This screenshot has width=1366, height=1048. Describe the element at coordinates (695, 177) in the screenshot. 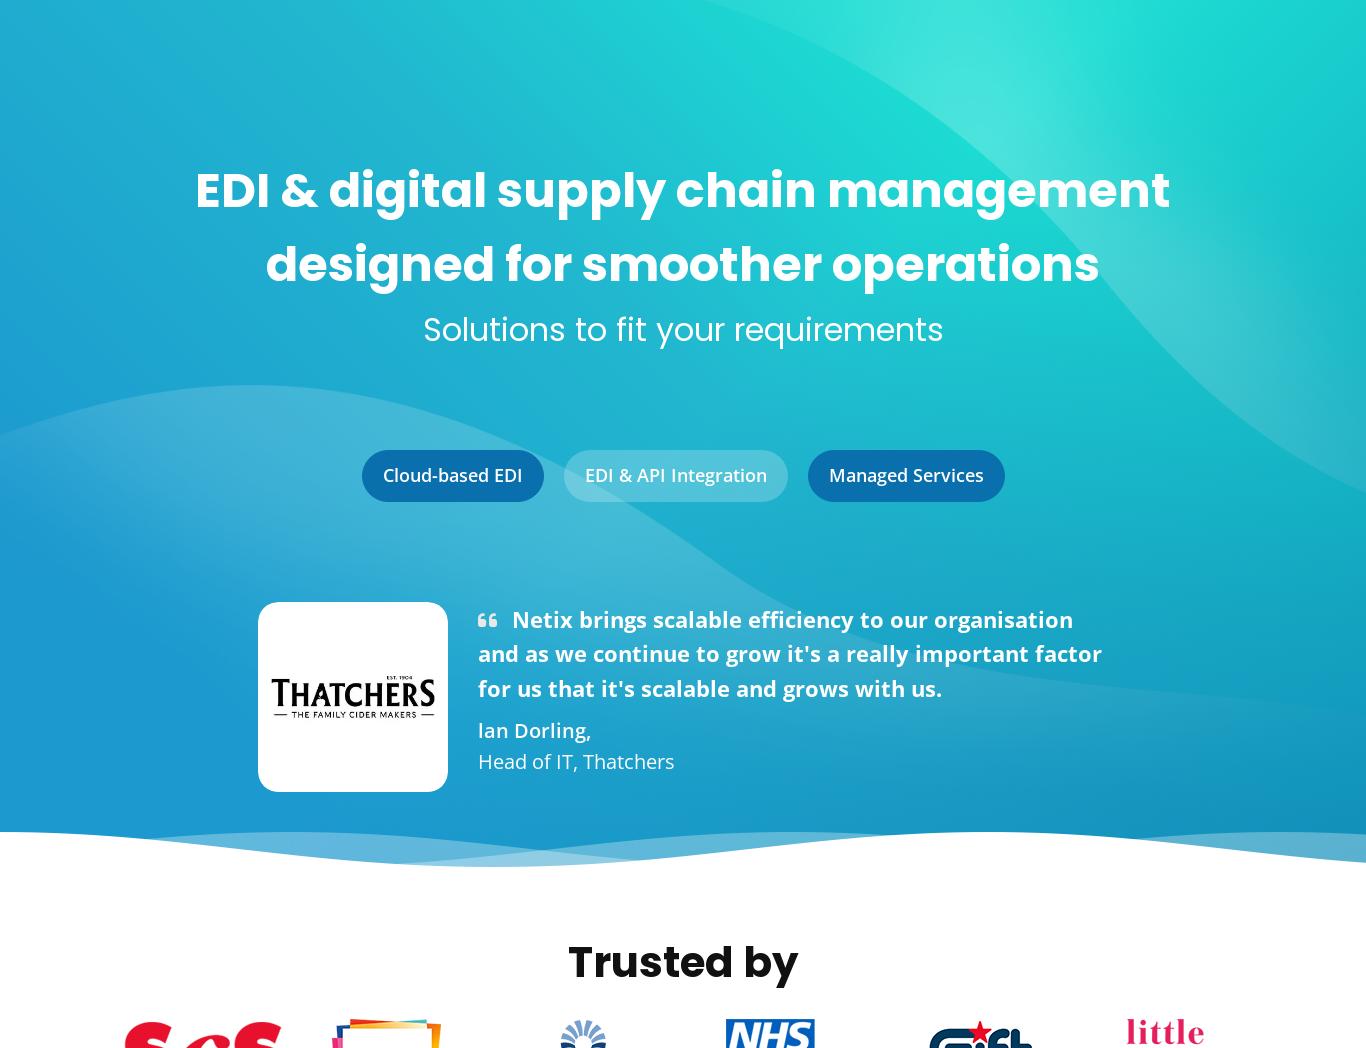

I see `'billion'` at that location.